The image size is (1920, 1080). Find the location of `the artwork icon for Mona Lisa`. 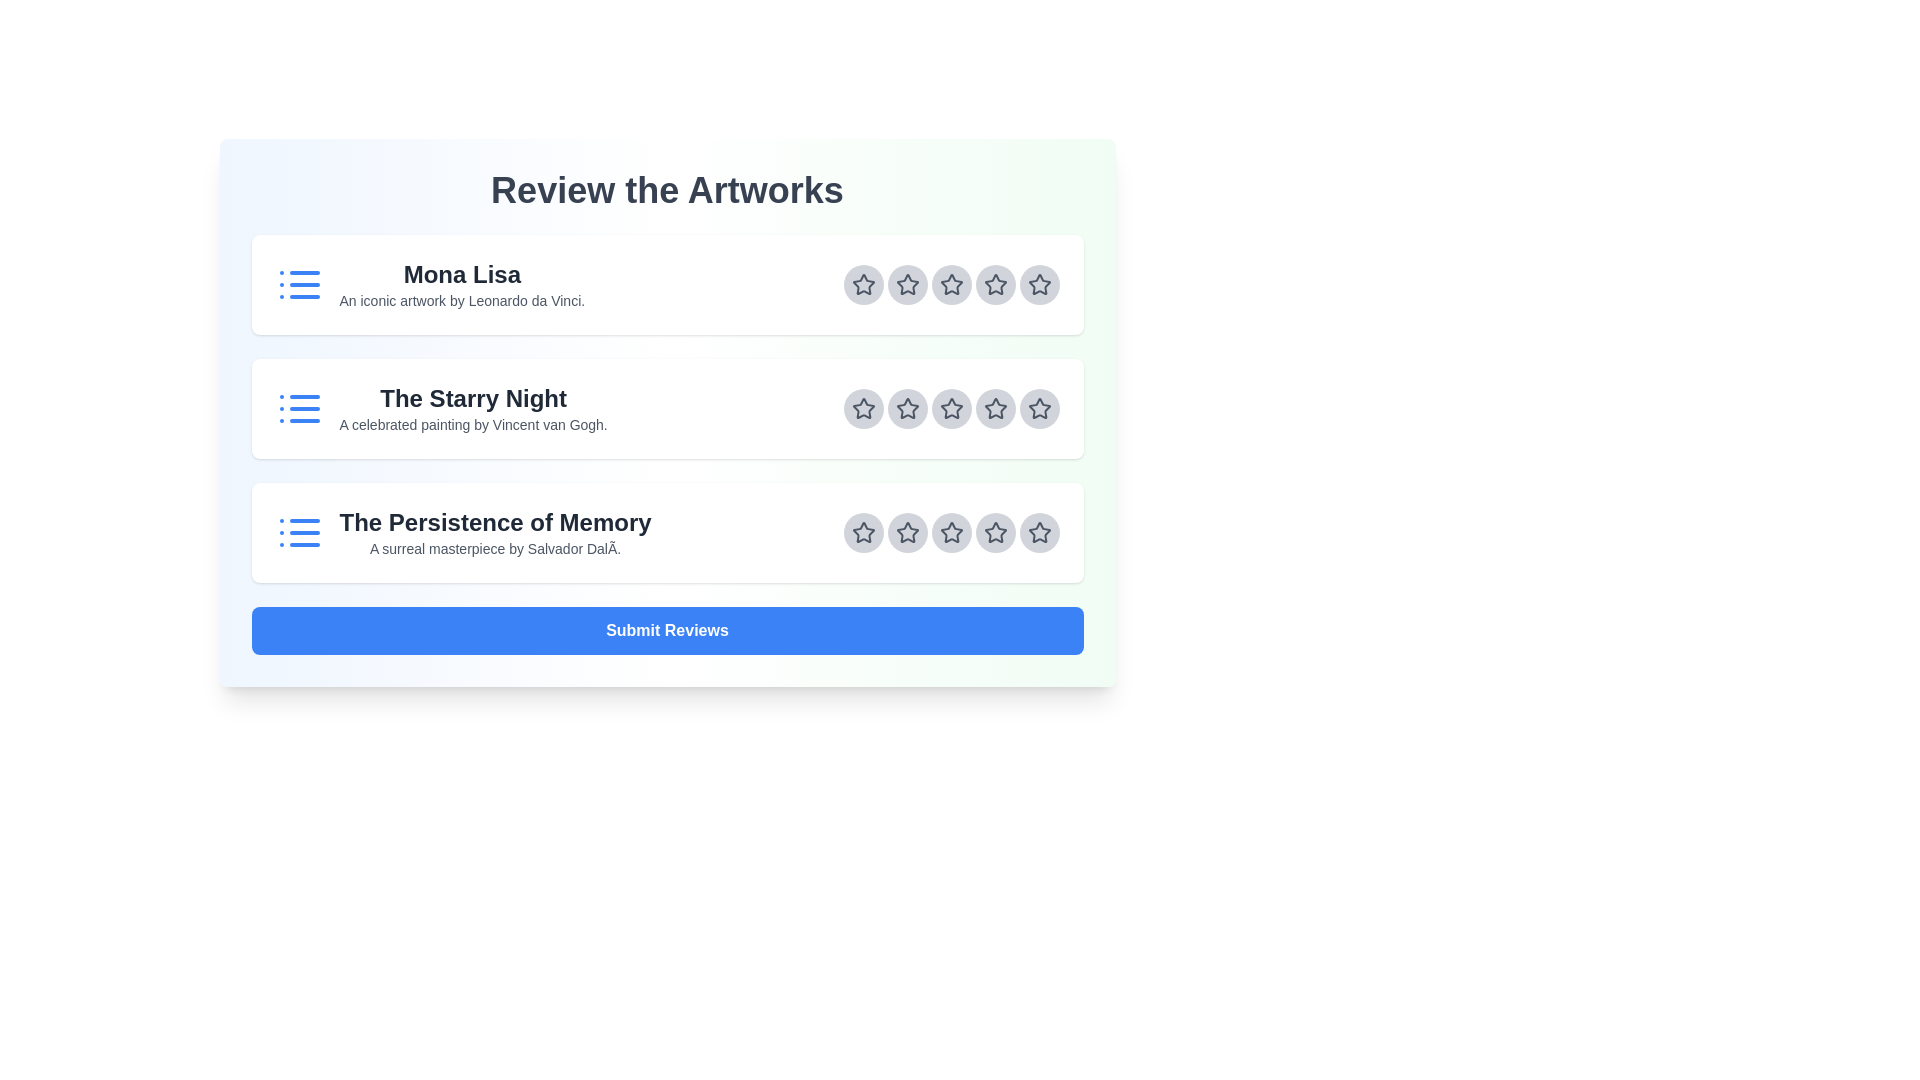

the artwork icon for Mona Lisa is located at coordinates (298, 285).